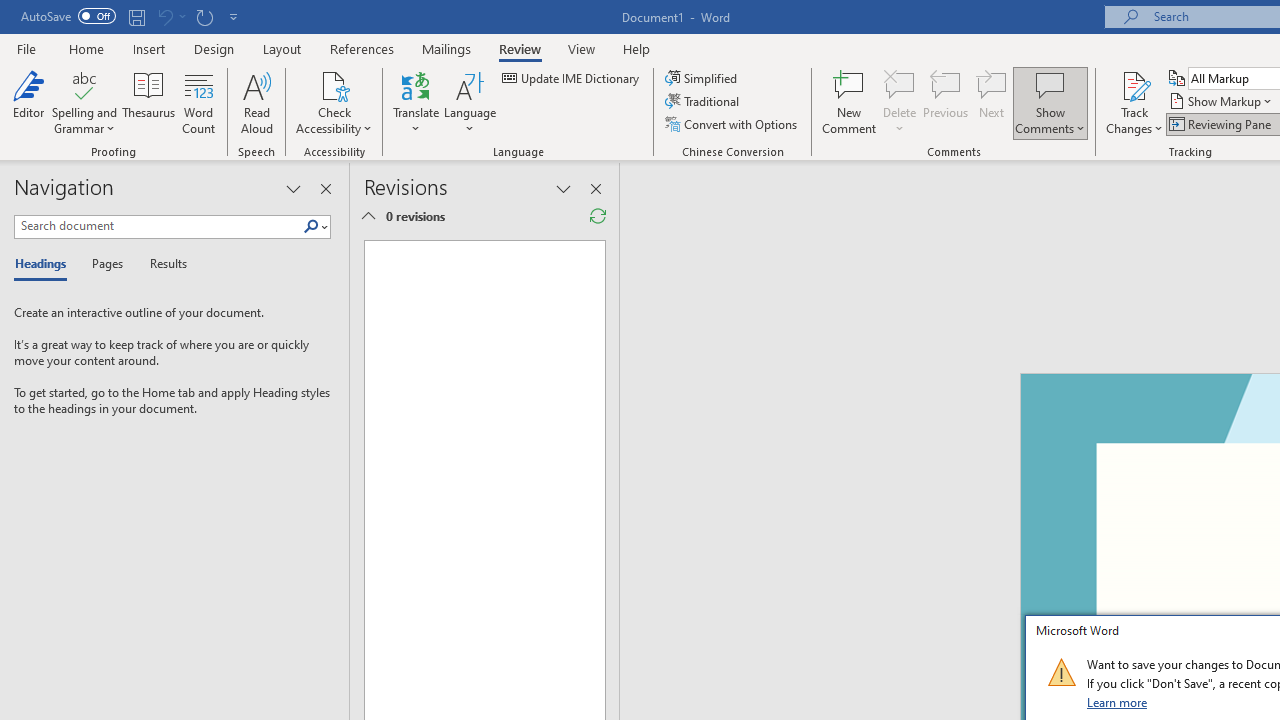 The height and width of the screenshot is (720, 1280). What do you see at coordinates (84, 84) in the screenshot?
I see `'Spelling and Grammar'` at bounding box center [84, 84].